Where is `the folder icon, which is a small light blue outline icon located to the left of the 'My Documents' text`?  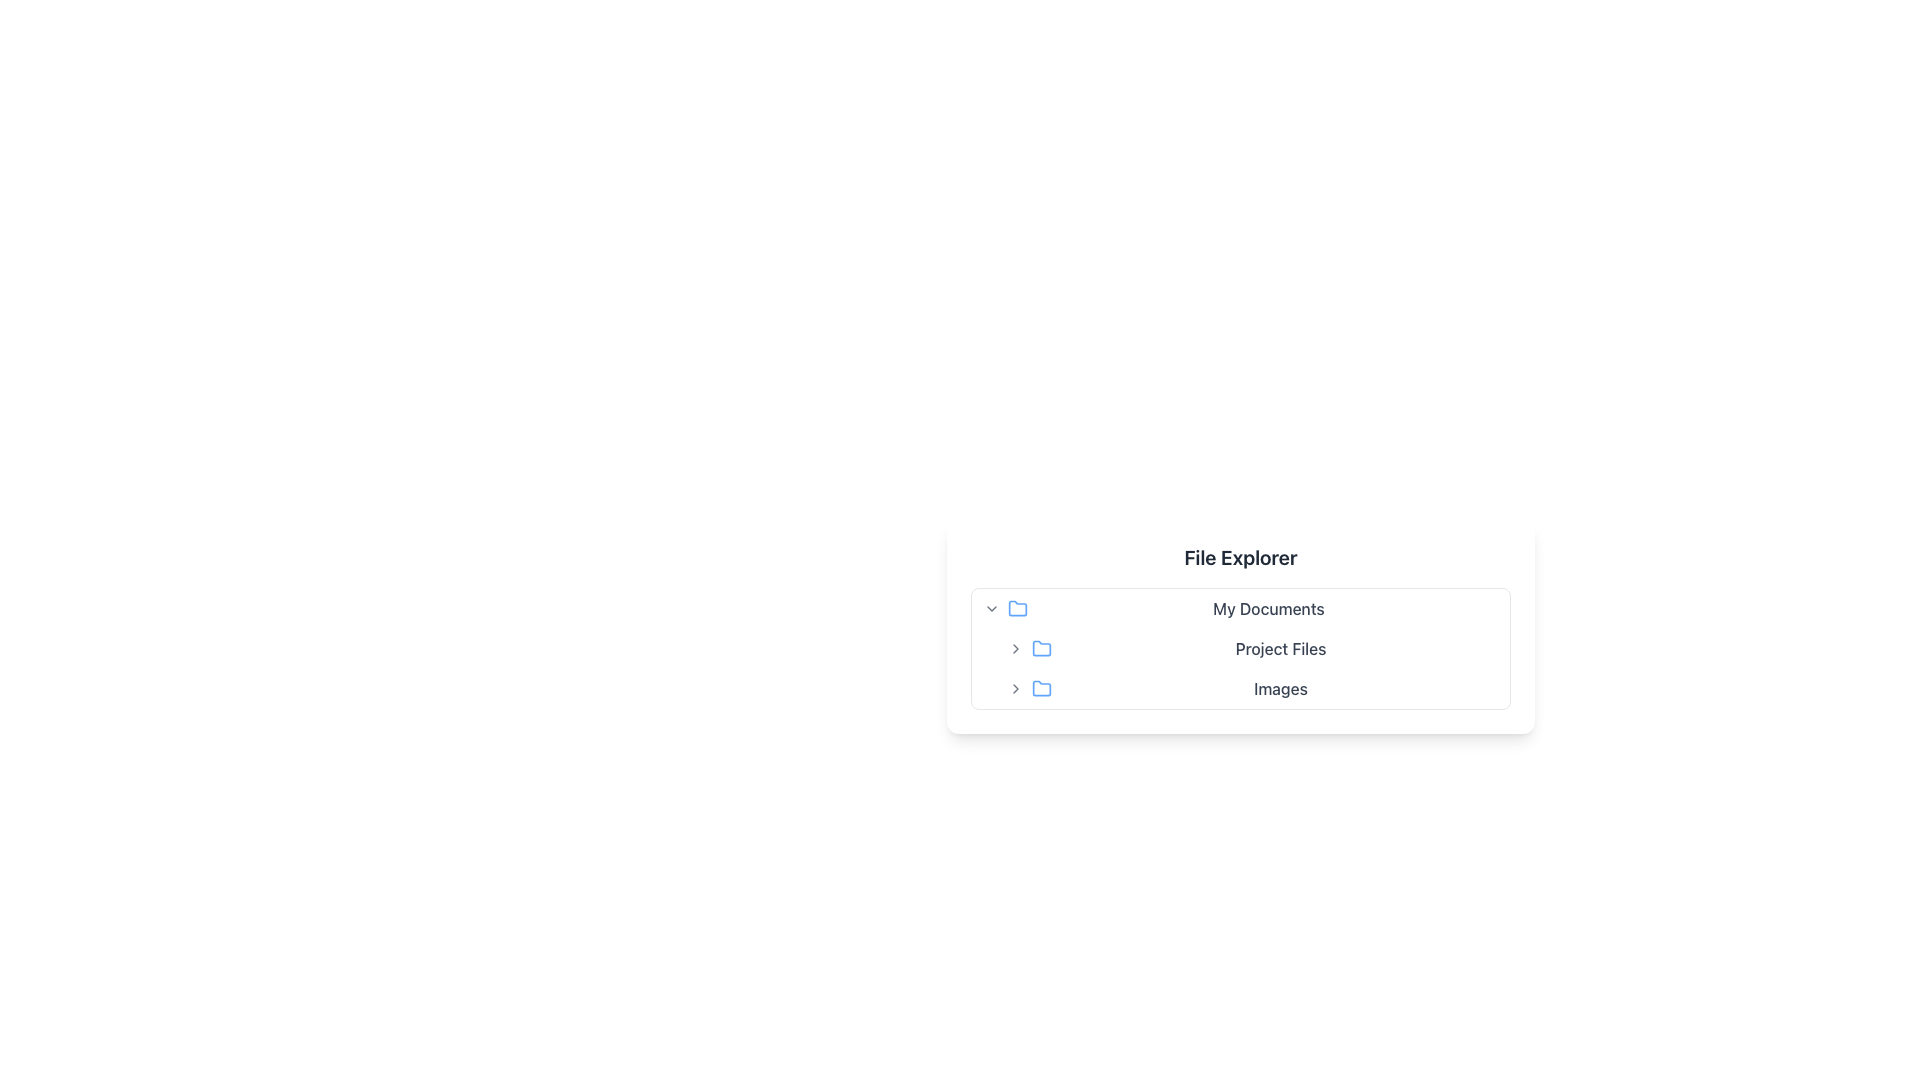 the folder icon, which is a small light blue outline icon located to the left of the 'My Documents' text is located at coordinates (1017, 608).